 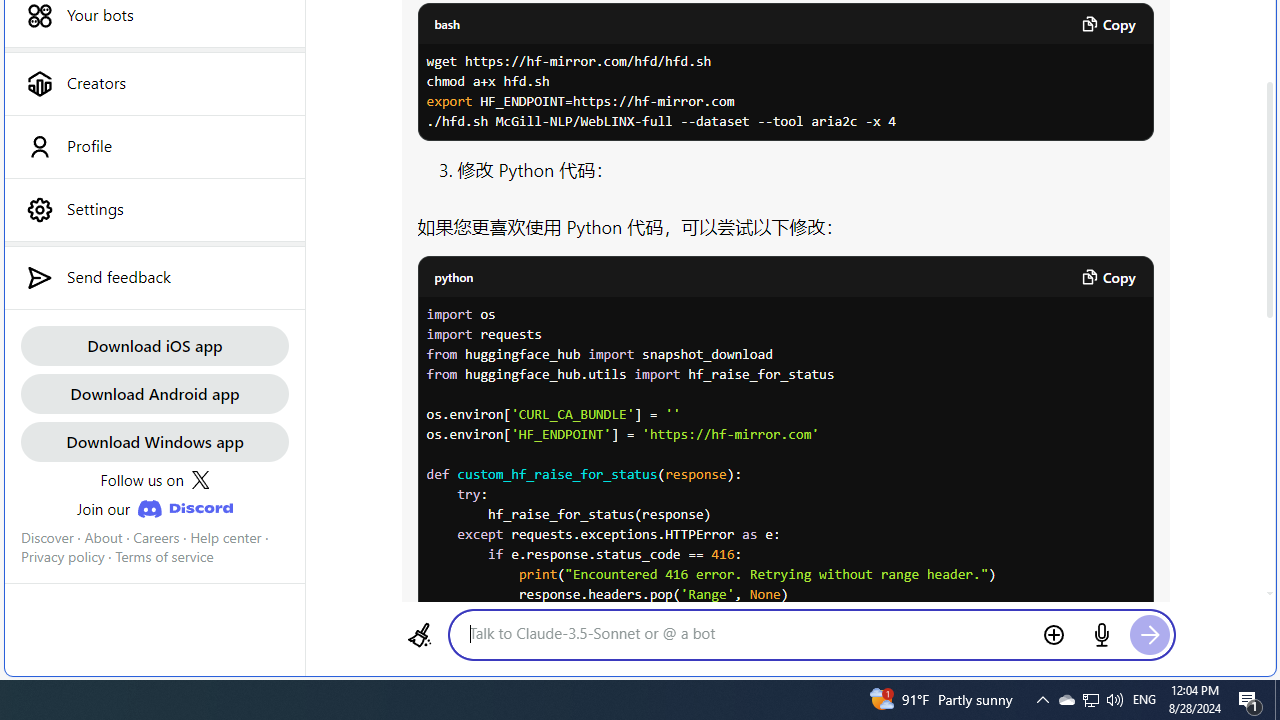 What do you see at coordinates (200, 480) in the screenshot?
I see `'Class: FollowTwitterLink_twitterIconBlack__SS_7V'` at bounding box center [200, 480].